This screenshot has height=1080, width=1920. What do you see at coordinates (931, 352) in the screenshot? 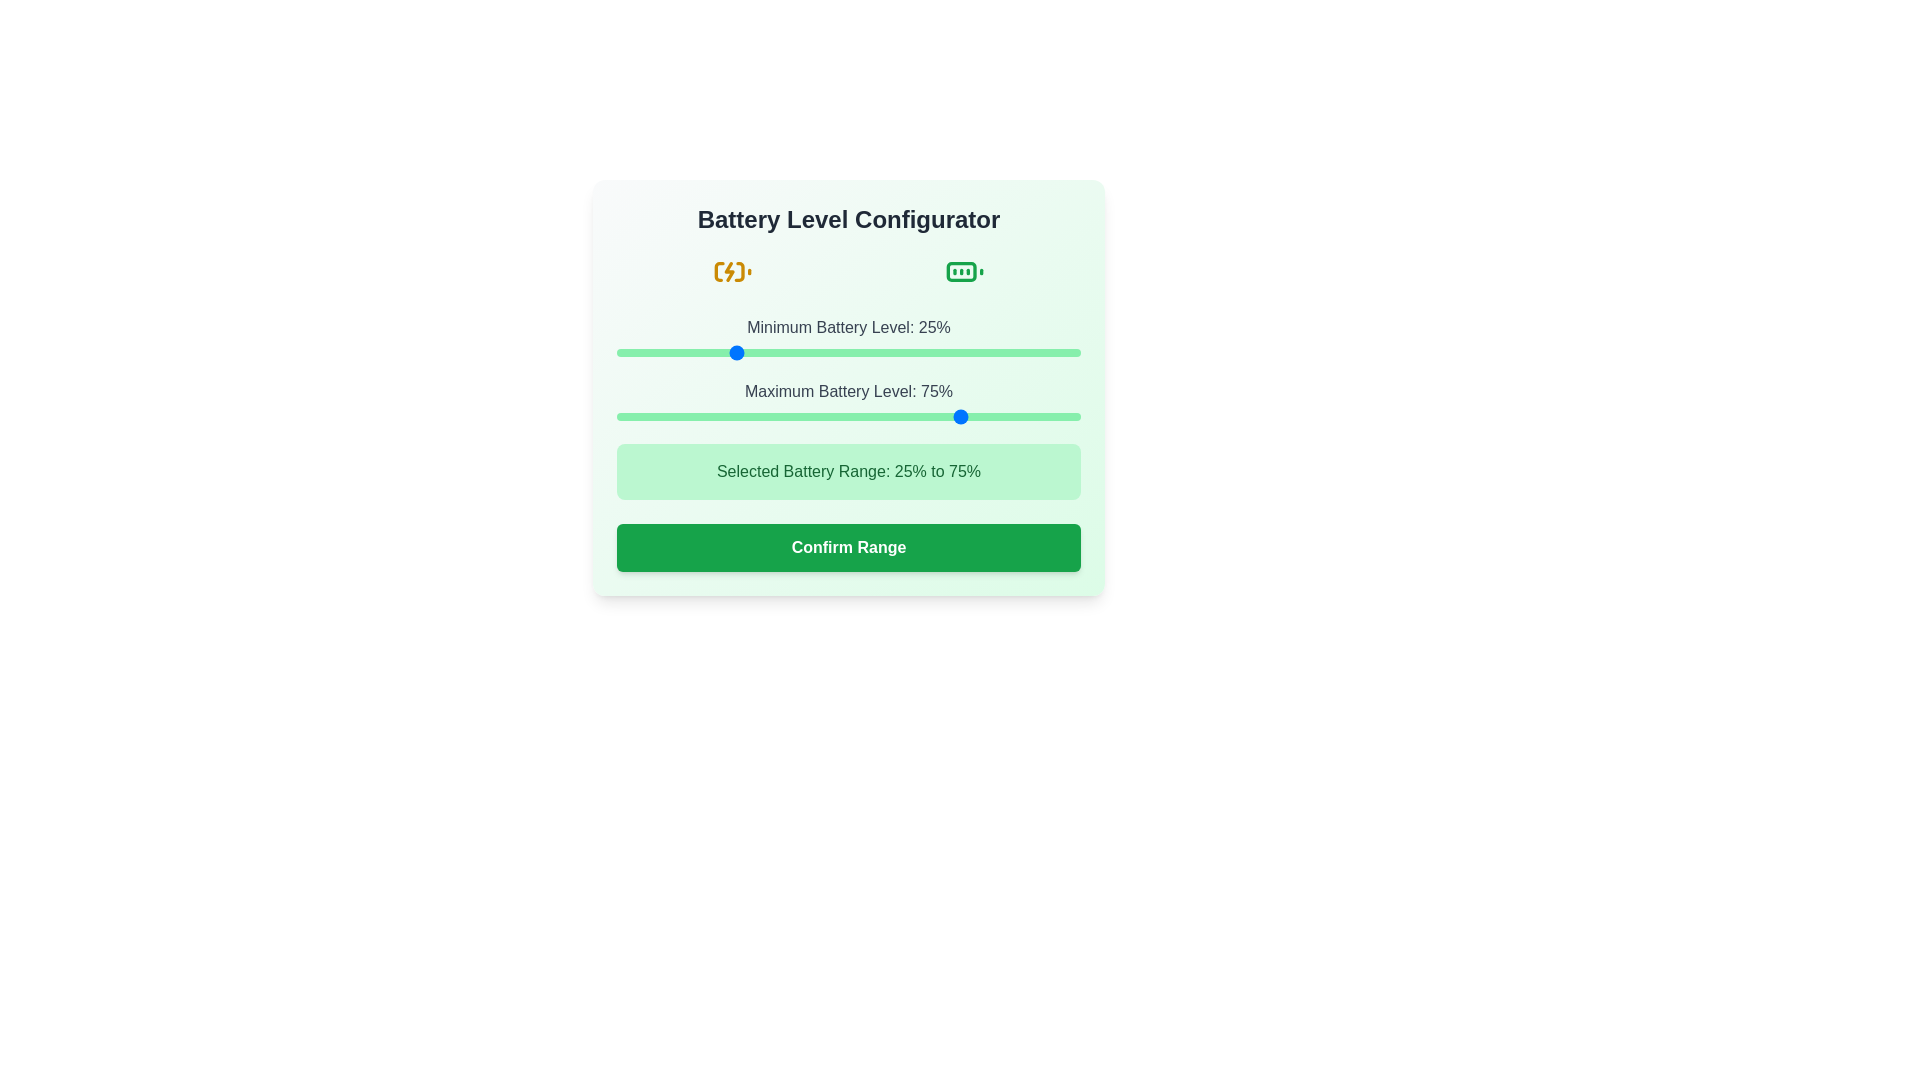
I see `the minimum battery level` at bounding box center [931, 352].